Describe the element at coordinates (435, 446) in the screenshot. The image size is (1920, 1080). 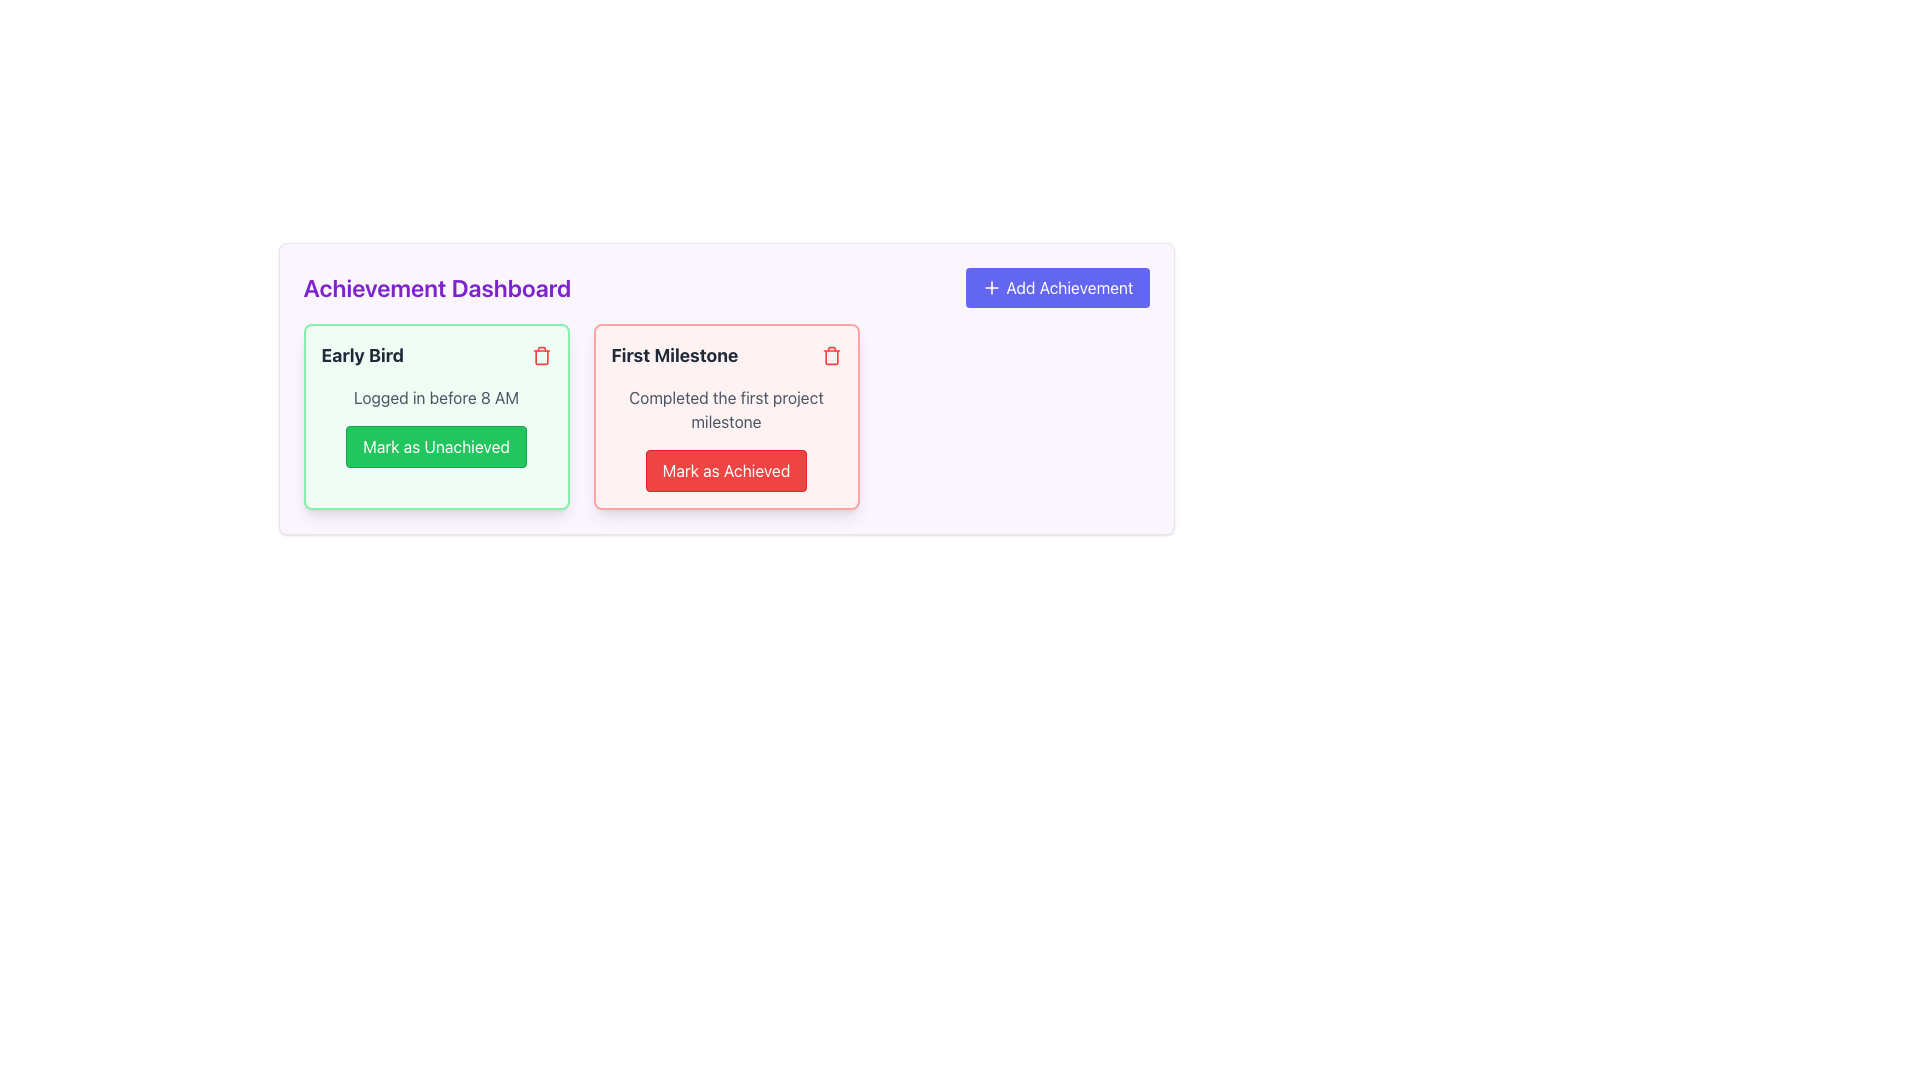
I see `the 'Early Bird' achievement button located below the 'Logged in before 8 AM' text to mark the achievement as unachieved` at that location.